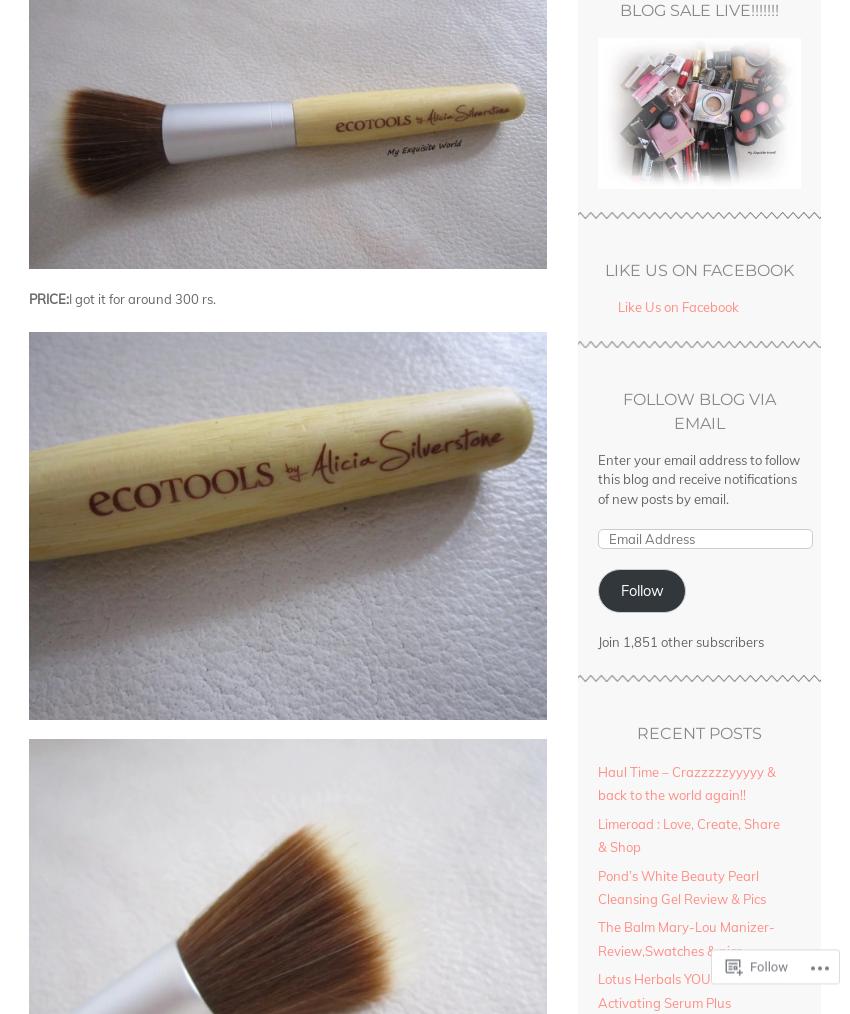 This screenshot has width=850, height=1014. I want to click on 'Join 1,851 other subscribers', so click(596, 640).